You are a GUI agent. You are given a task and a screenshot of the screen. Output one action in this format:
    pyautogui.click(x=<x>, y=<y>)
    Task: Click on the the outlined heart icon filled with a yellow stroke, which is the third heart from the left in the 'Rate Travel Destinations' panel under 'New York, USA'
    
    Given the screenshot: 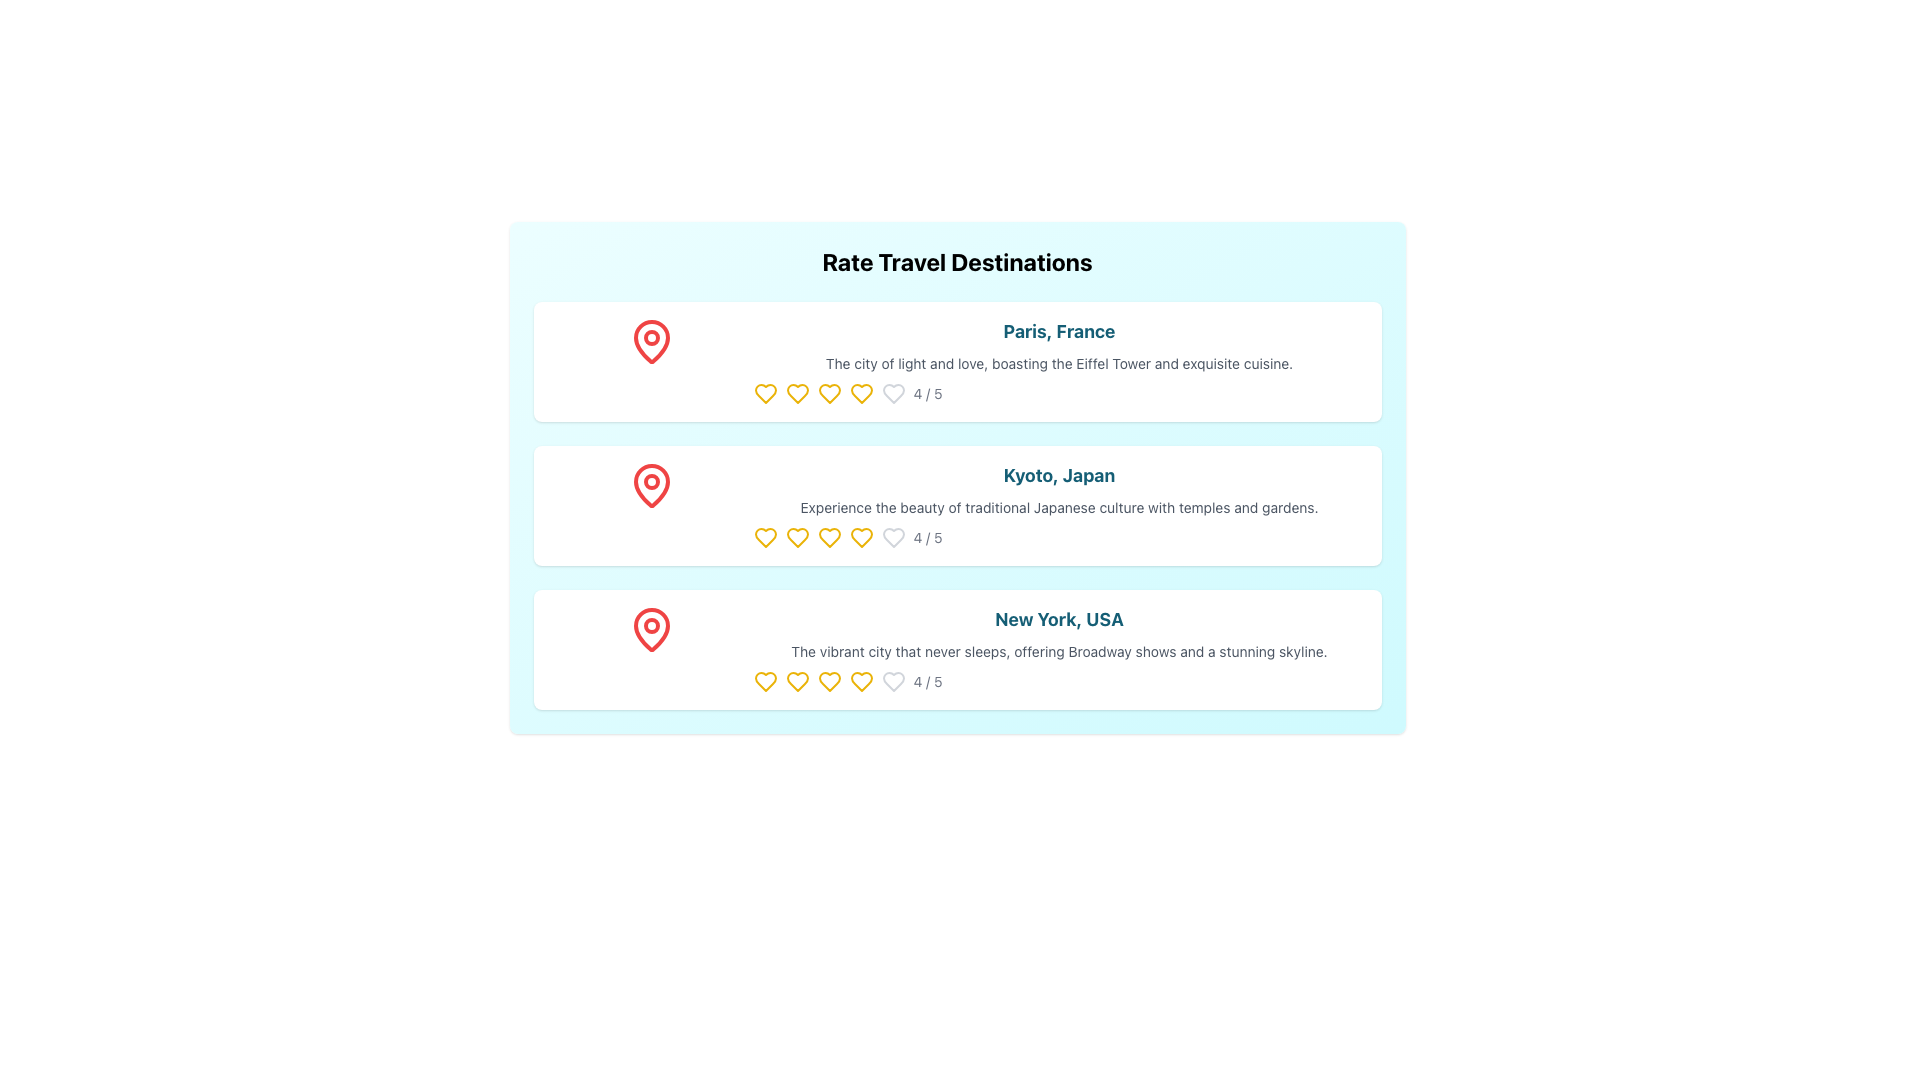 What is the action you would take?
    pyautogui.click(x=861, y=681)
    